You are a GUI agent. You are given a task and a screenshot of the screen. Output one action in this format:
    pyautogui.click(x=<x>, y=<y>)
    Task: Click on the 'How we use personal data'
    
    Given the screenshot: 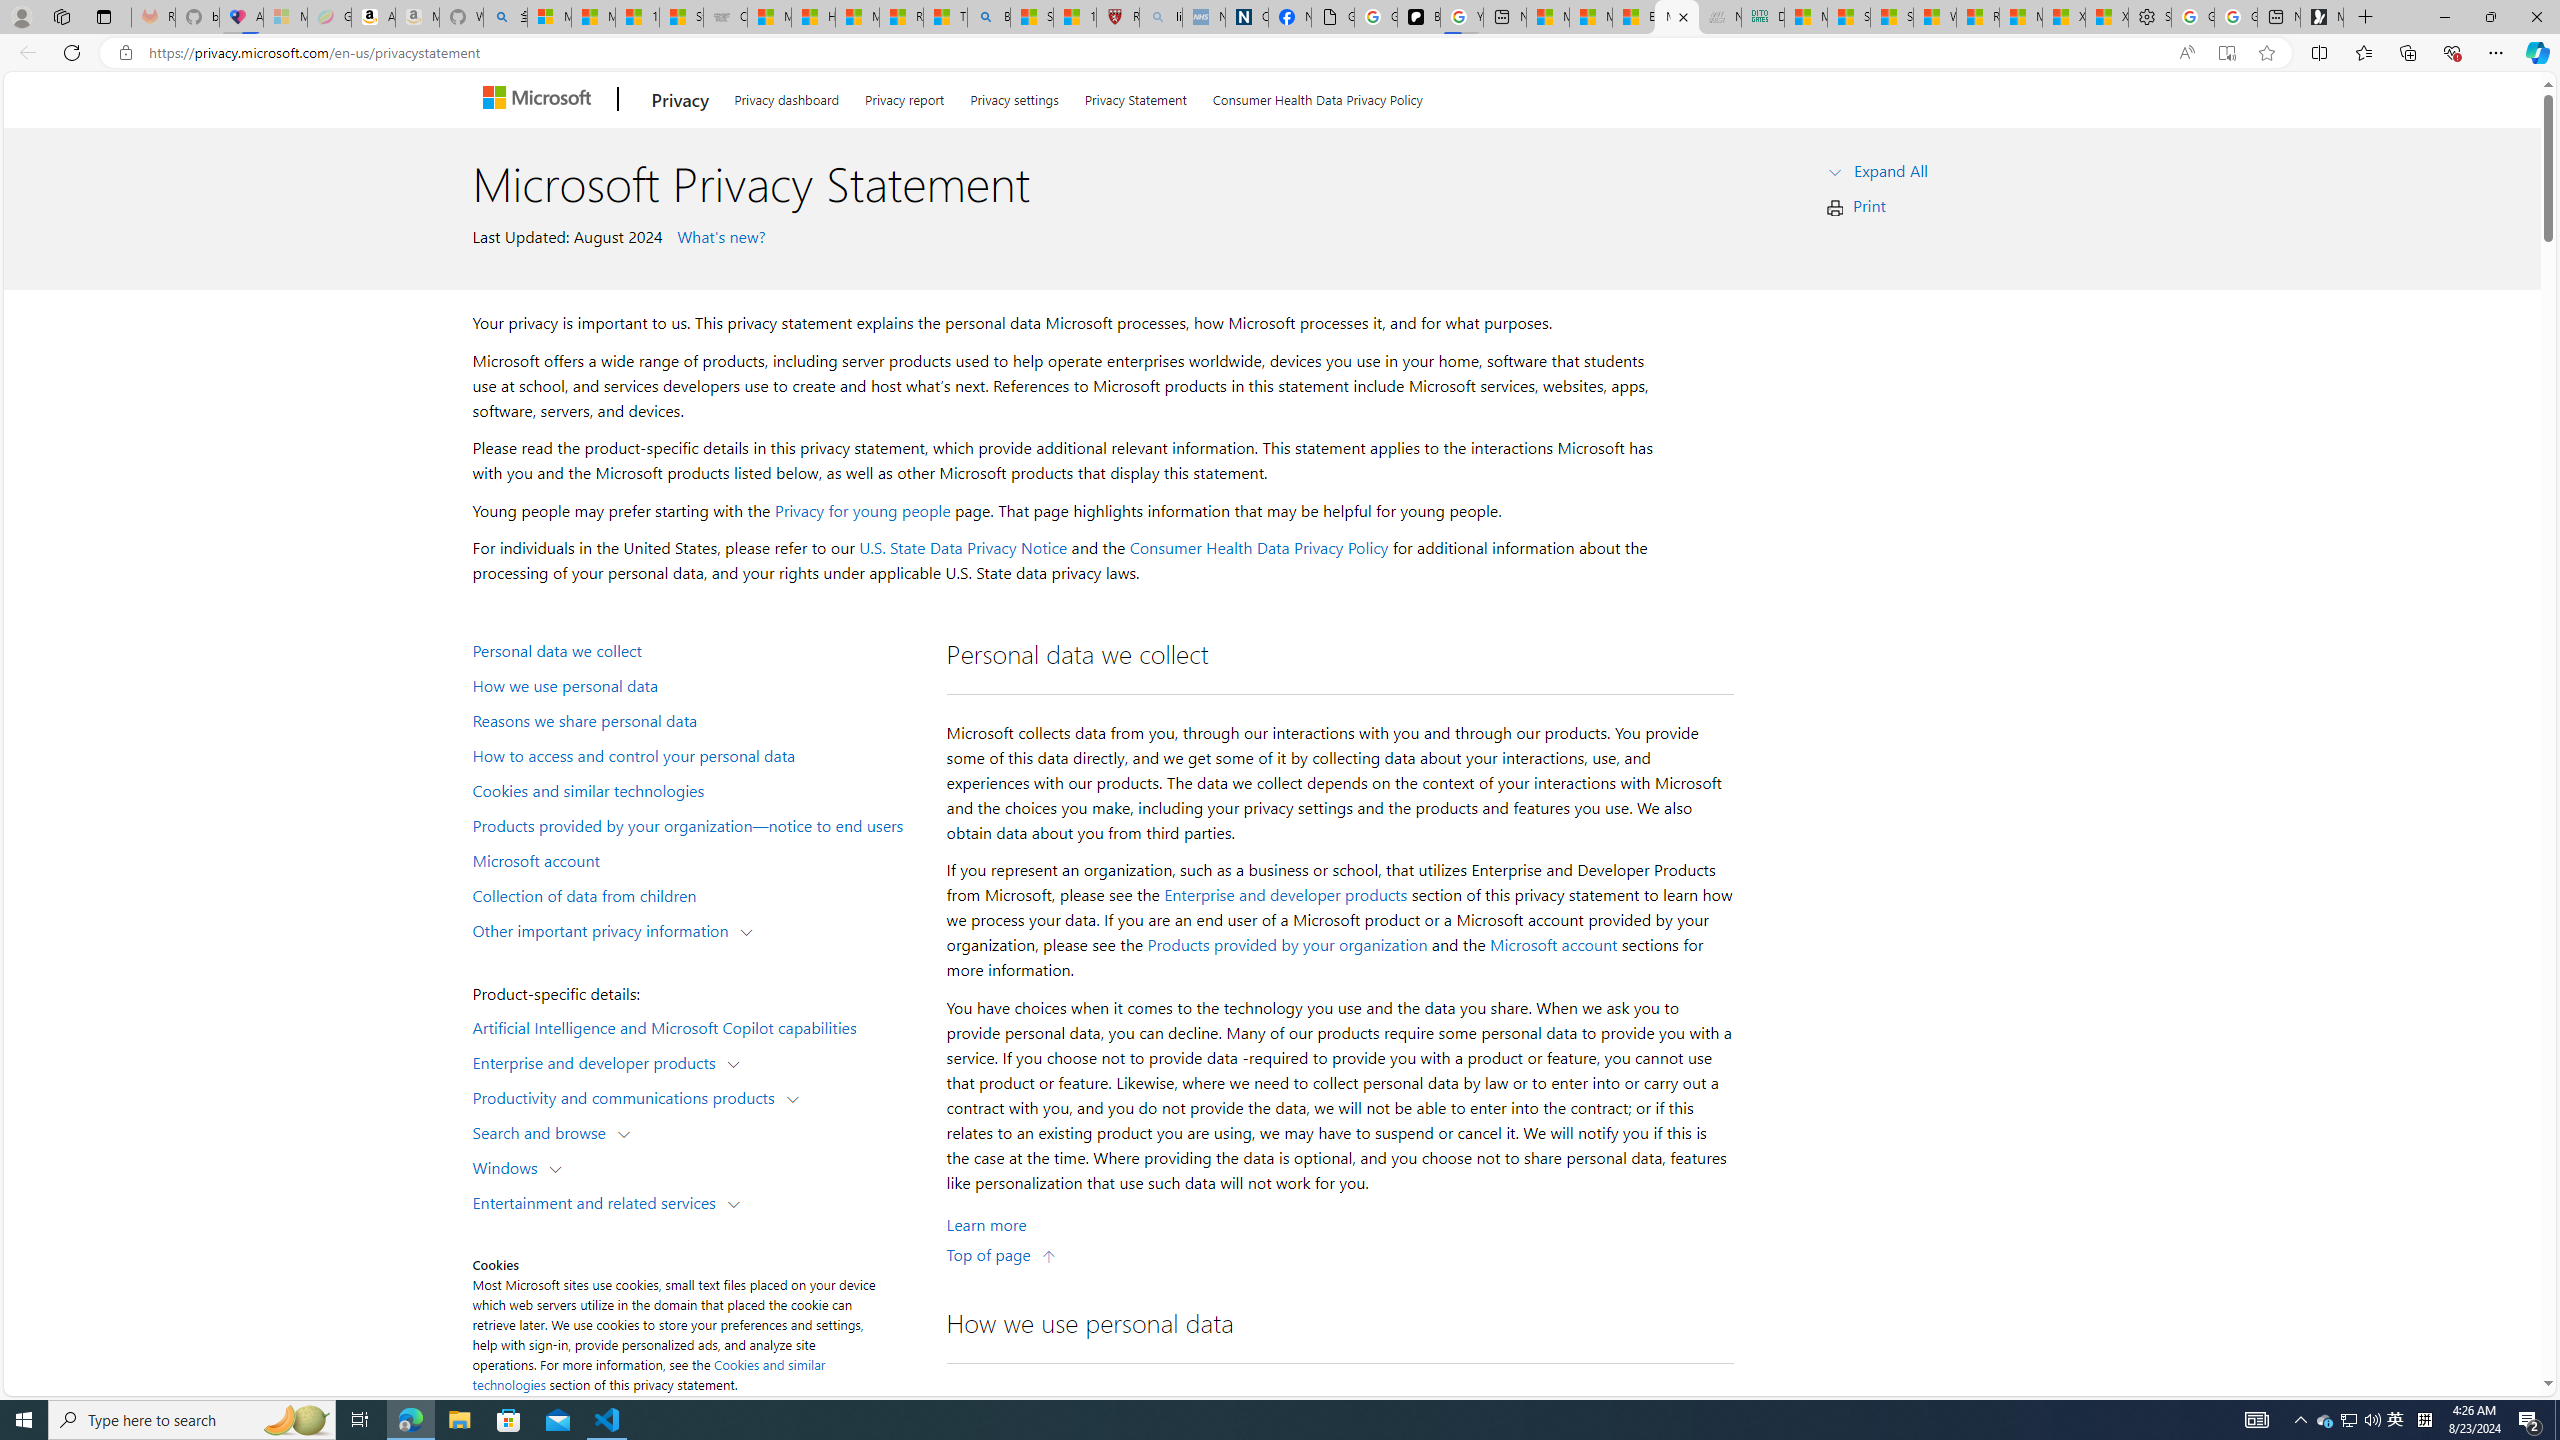 What is the action you would take?
    pyautogui.click(x=696, y=685)
    